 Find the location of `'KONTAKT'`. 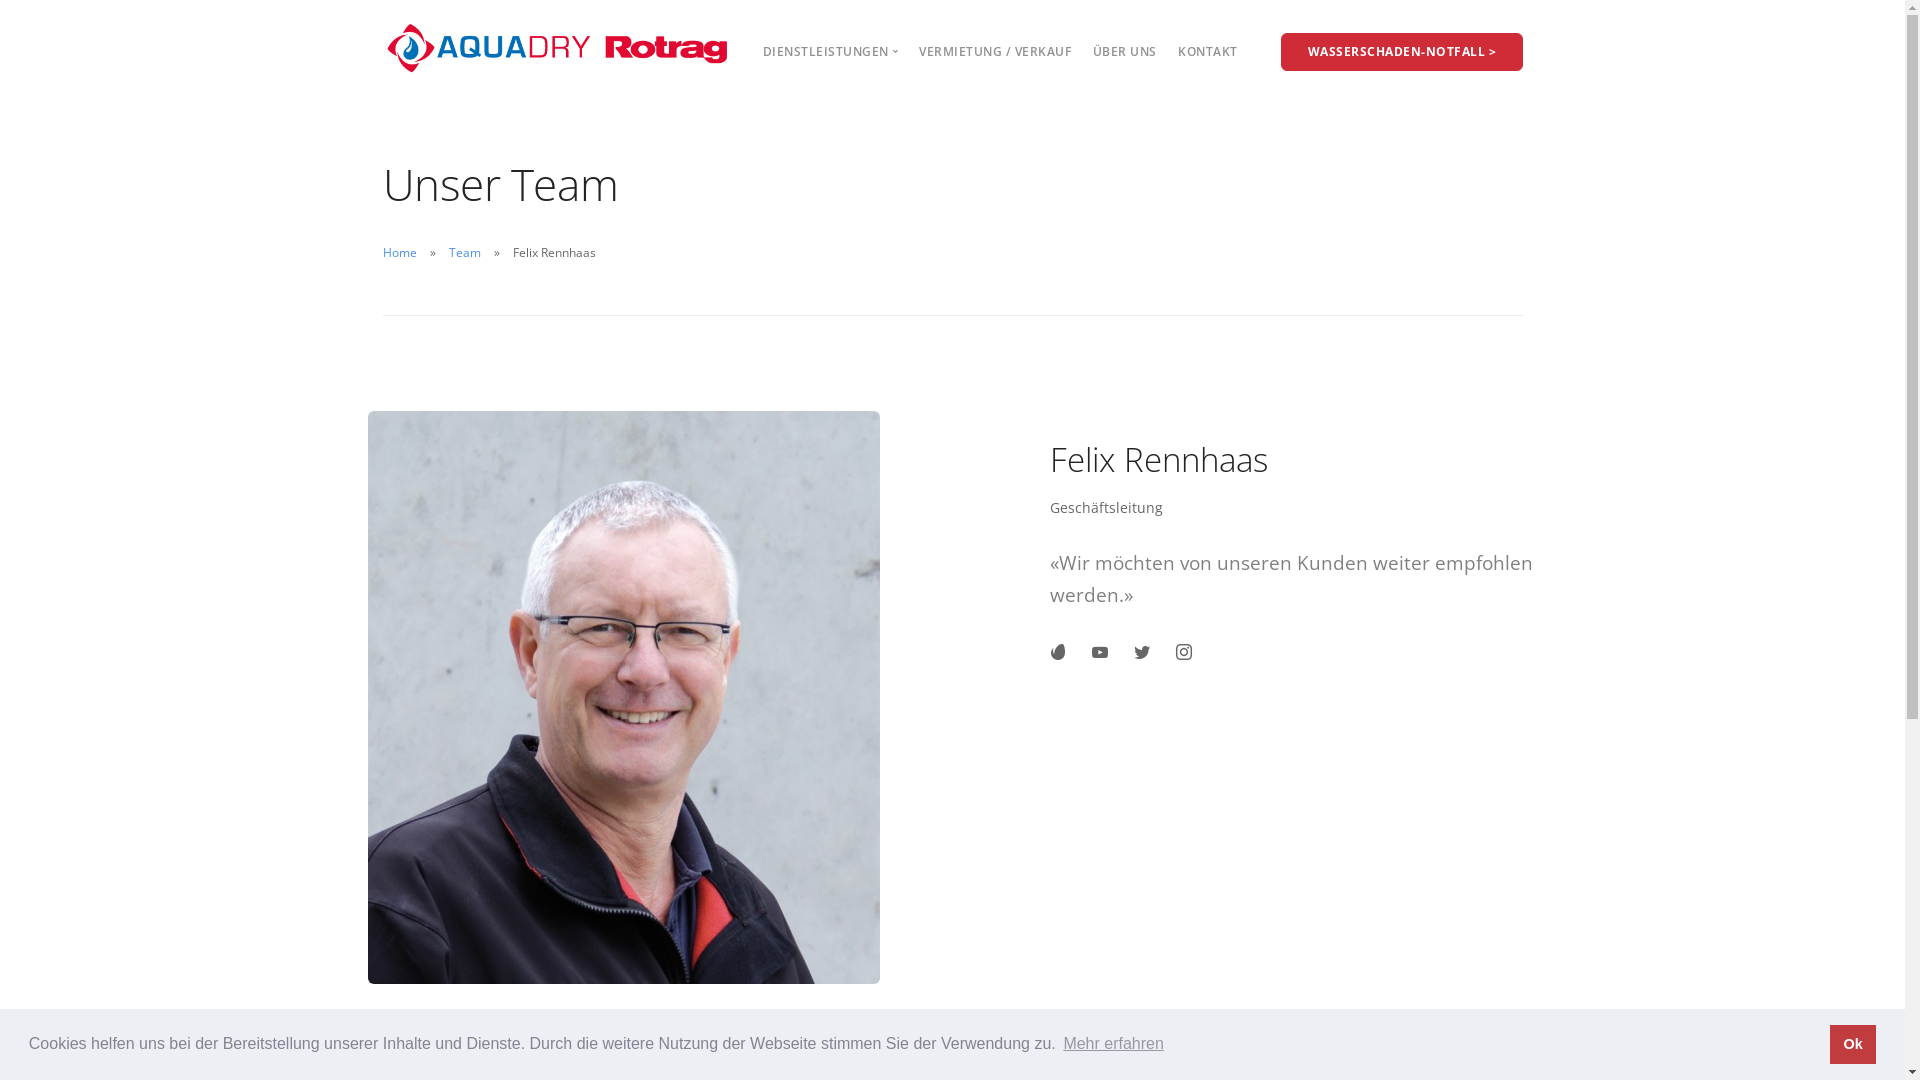

'KONTAKT' is located at coordinates (1177, 50).